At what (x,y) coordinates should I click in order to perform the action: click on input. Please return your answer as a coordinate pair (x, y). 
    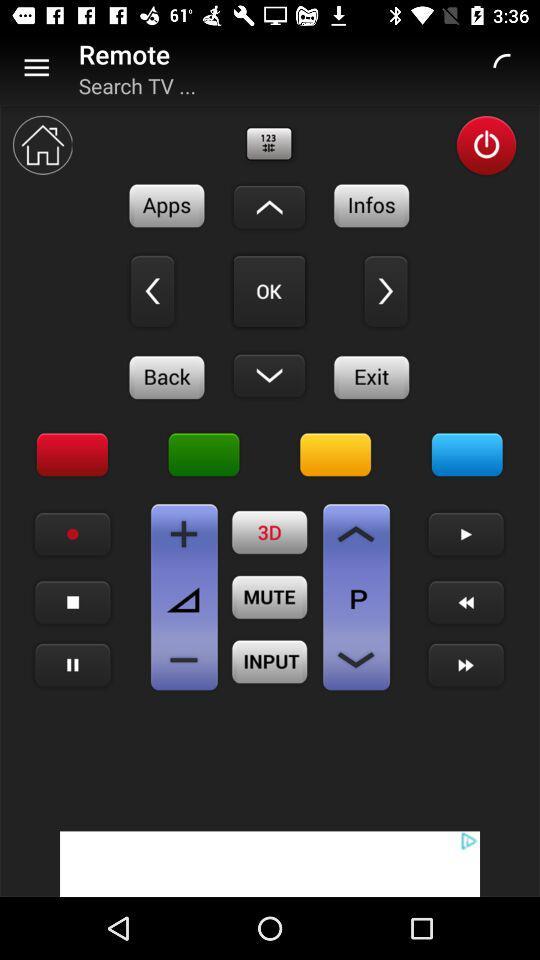
    Looking at the image, I should click on (270, 661).